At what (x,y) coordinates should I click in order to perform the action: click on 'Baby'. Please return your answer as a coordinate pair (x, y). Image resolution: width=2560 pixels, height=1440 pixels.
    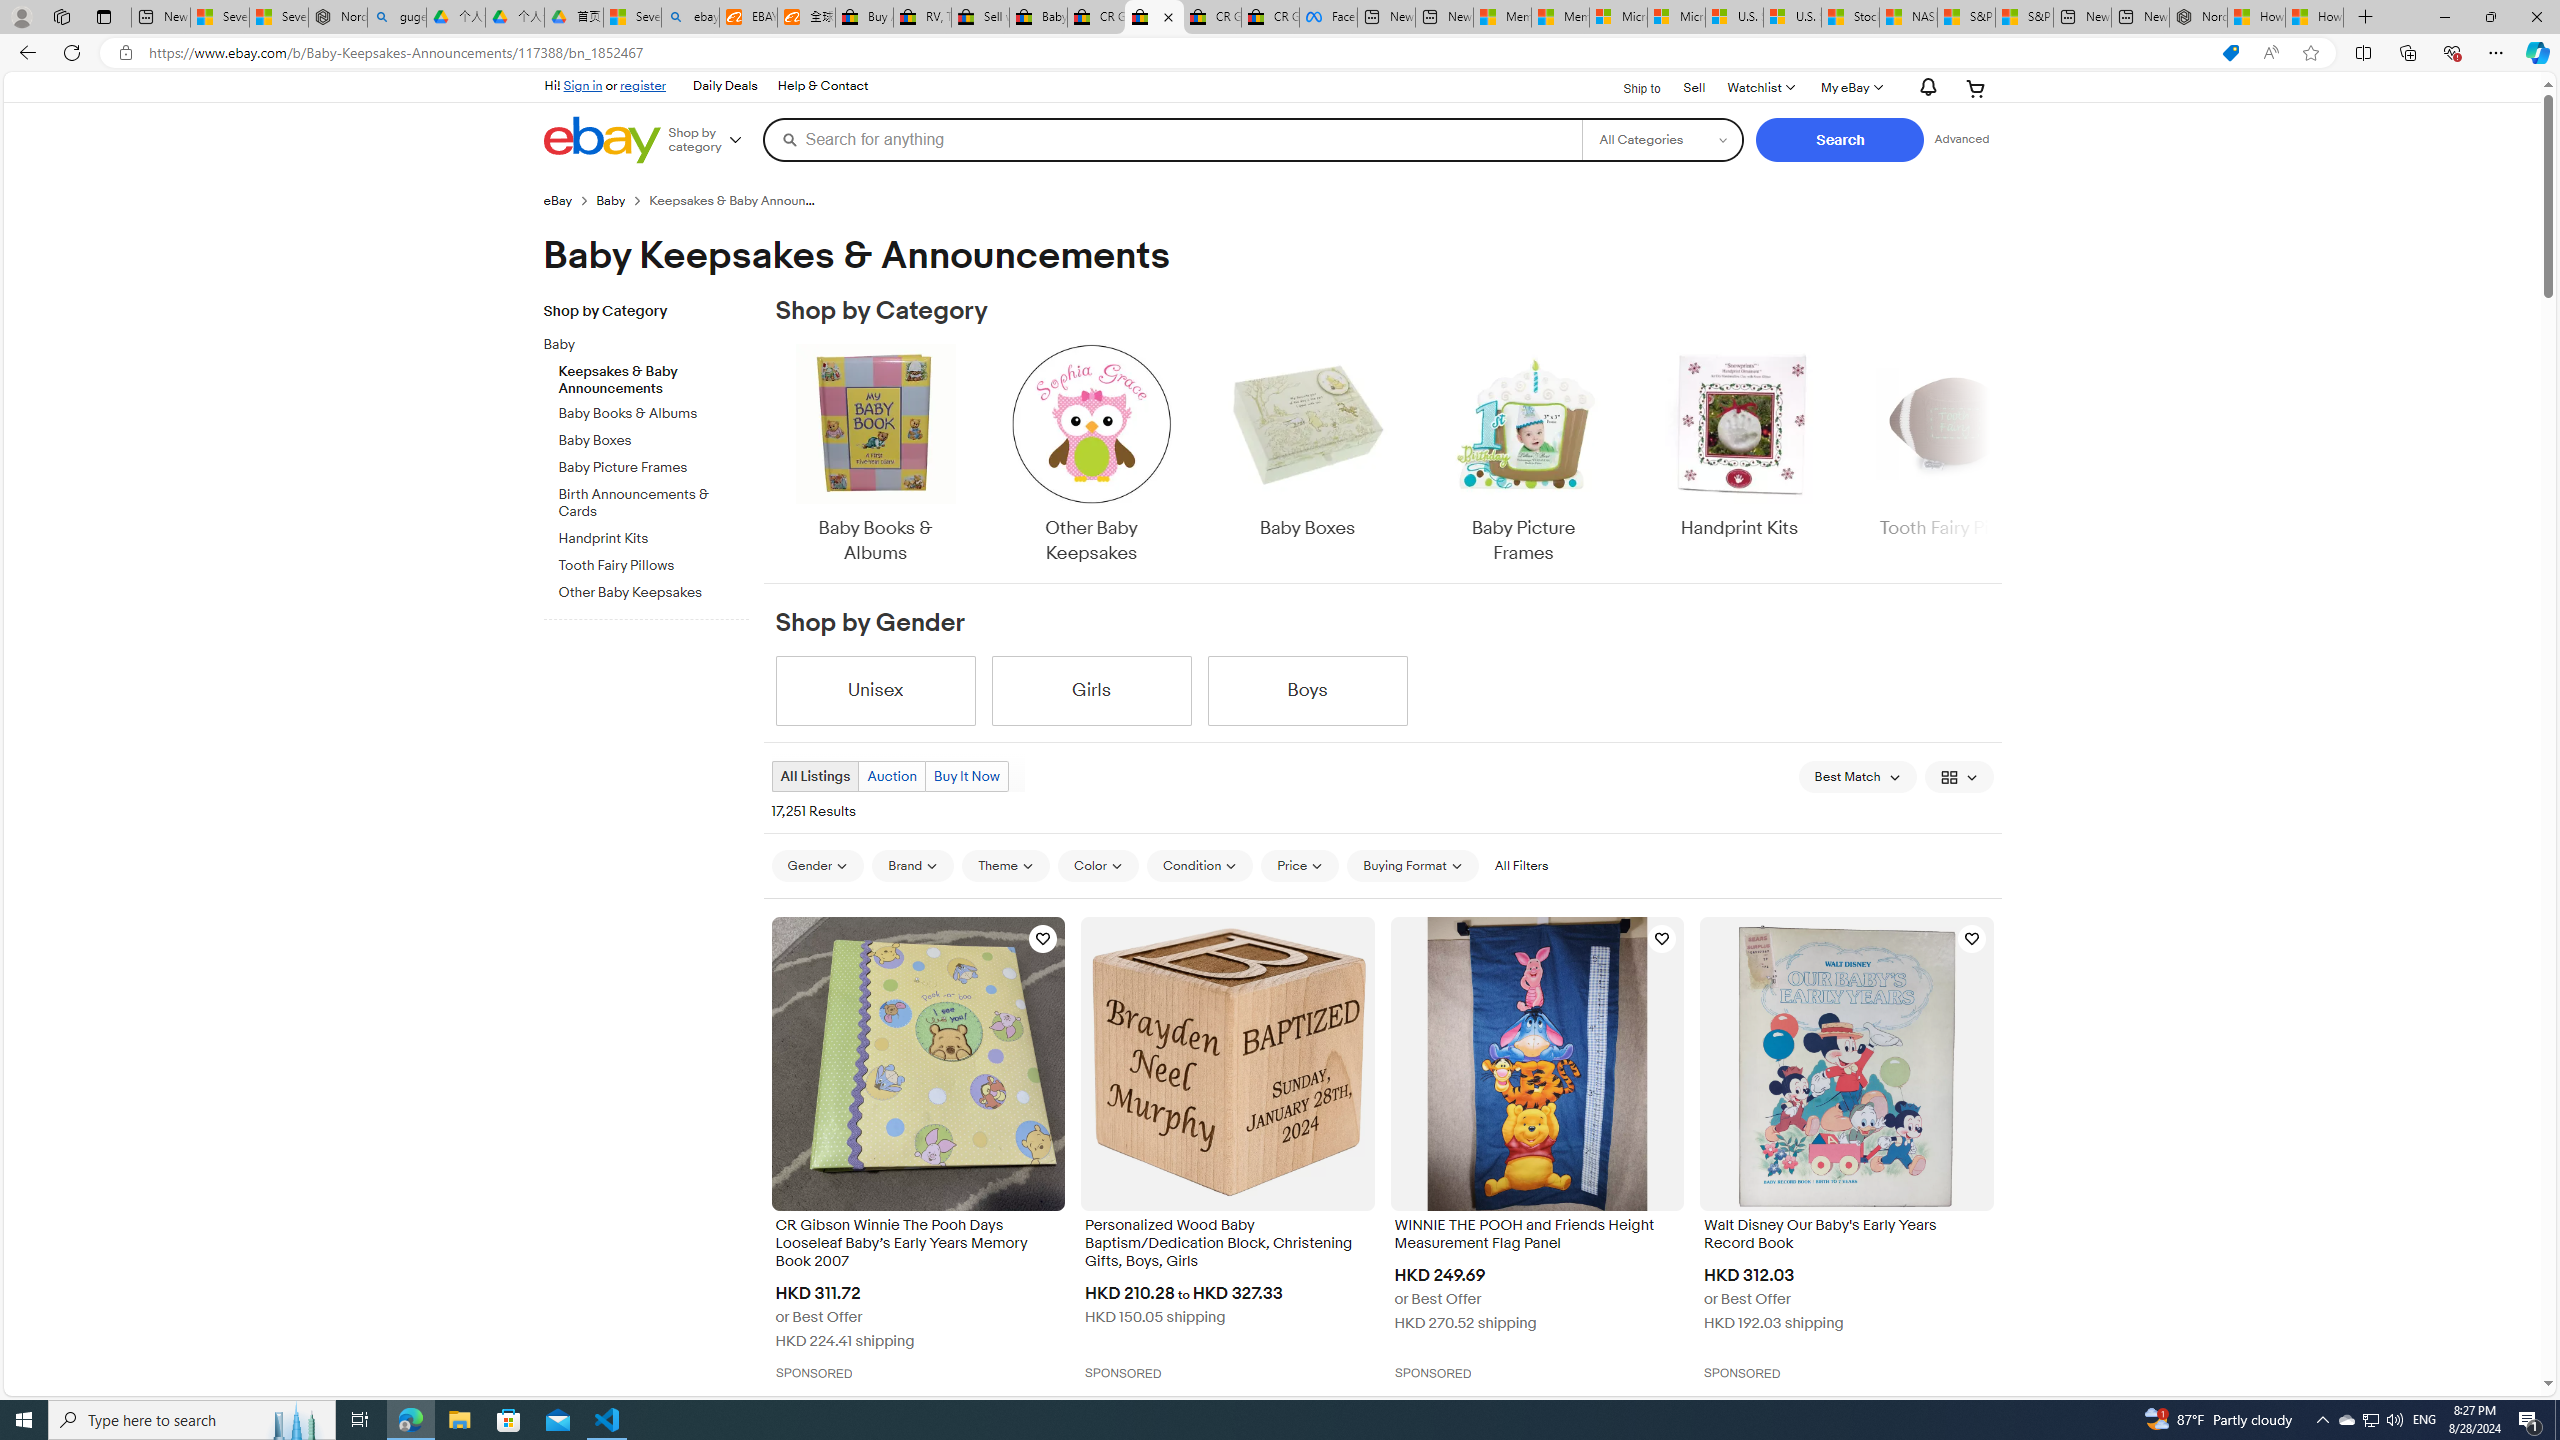
    Looking at the image, I should click on (637, 344).